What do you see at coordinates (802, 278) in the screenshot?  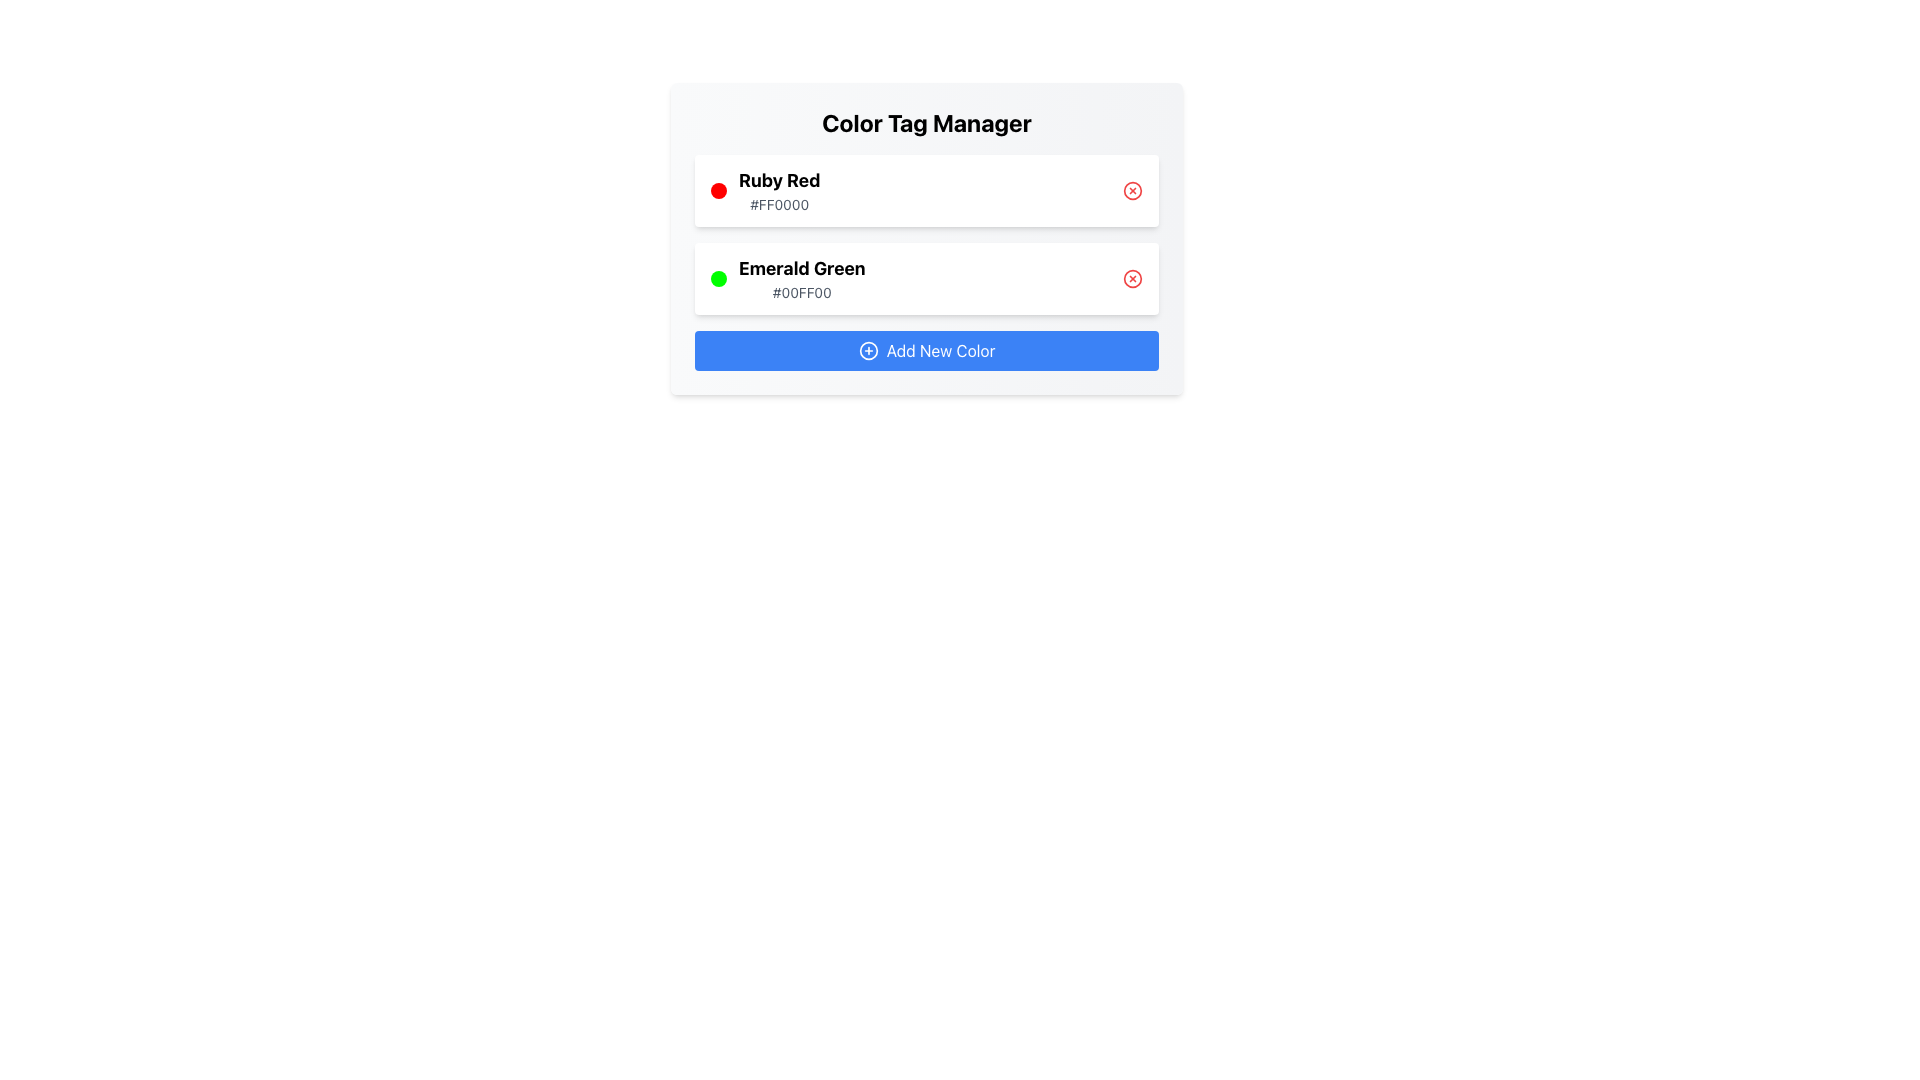 I see `contents of the text label displaying a color name and its hexadecimal code, located in the middle of the second row of color tags, to the right of a green circular indicator` at bounding box center [802, 278].